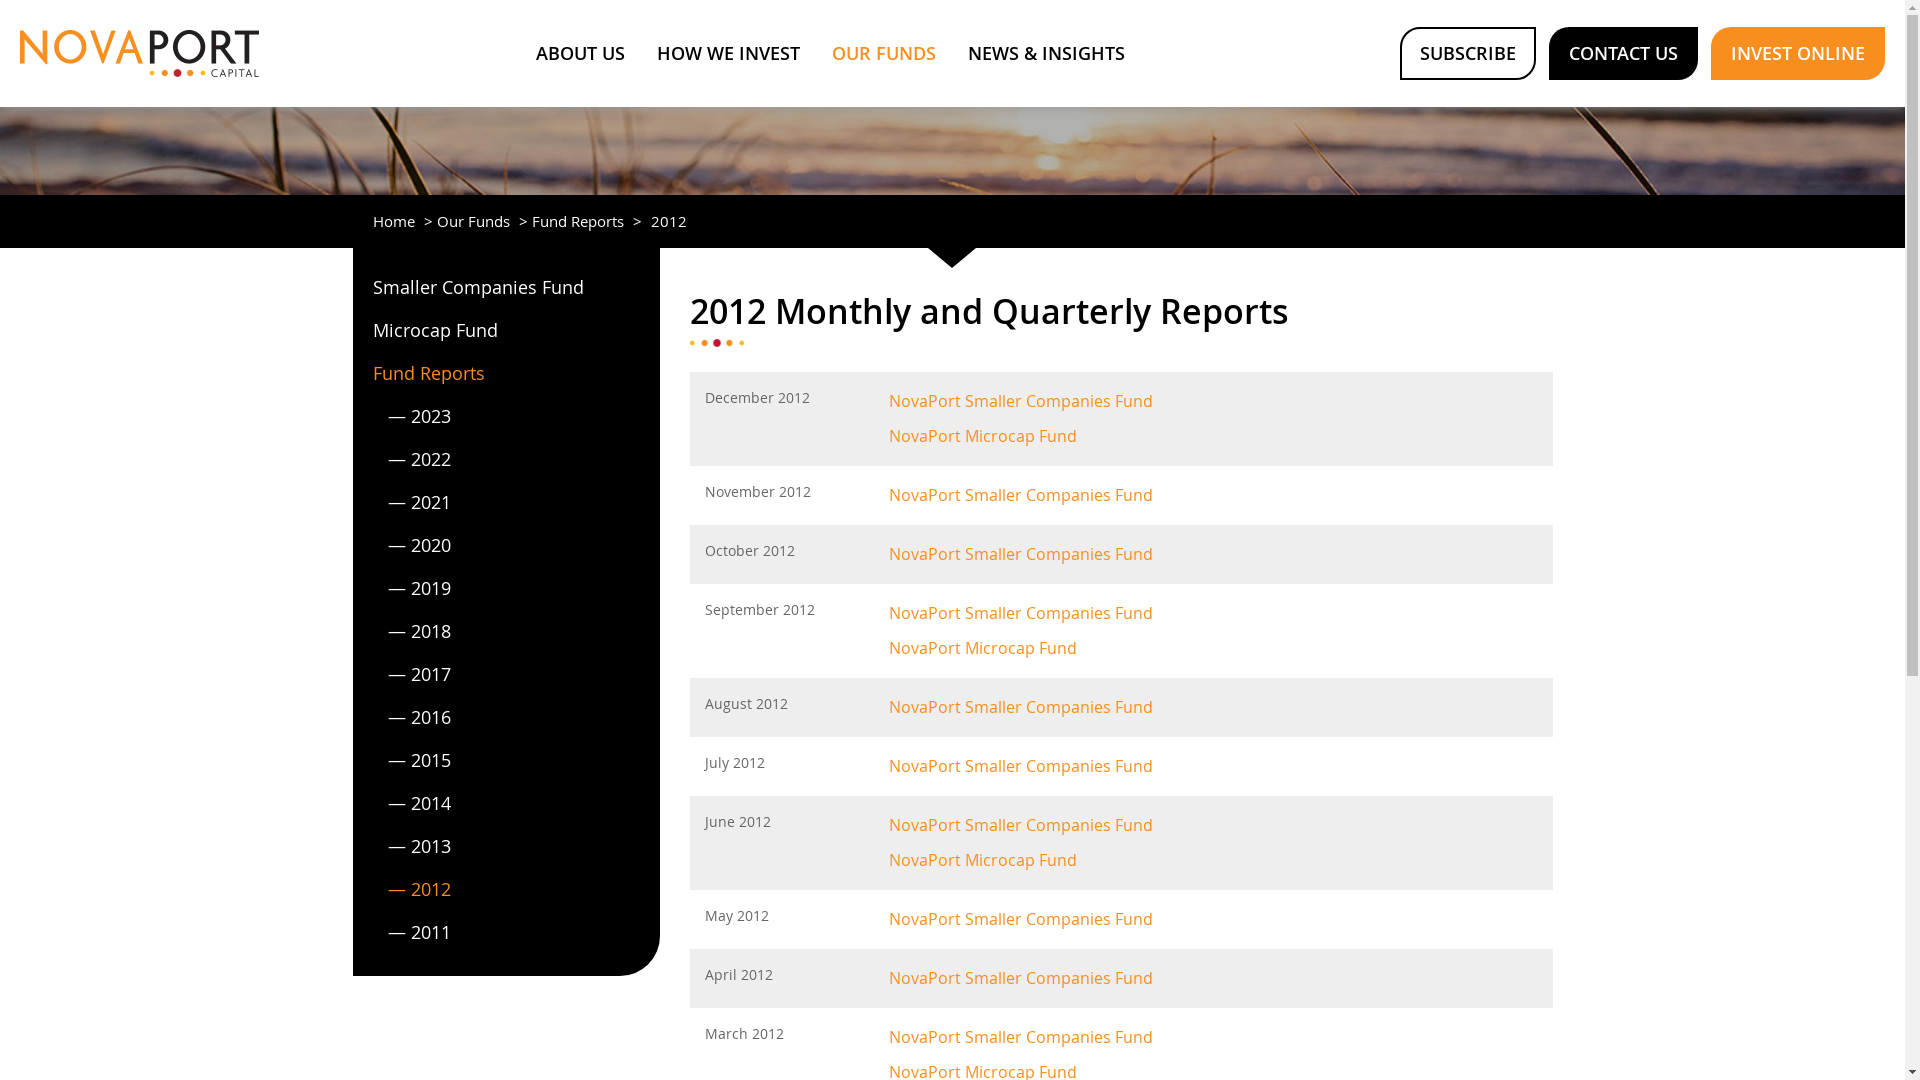 The height and width of the screenshot is (1080, 1920). I want to click on 'Home', so click(395, 220).